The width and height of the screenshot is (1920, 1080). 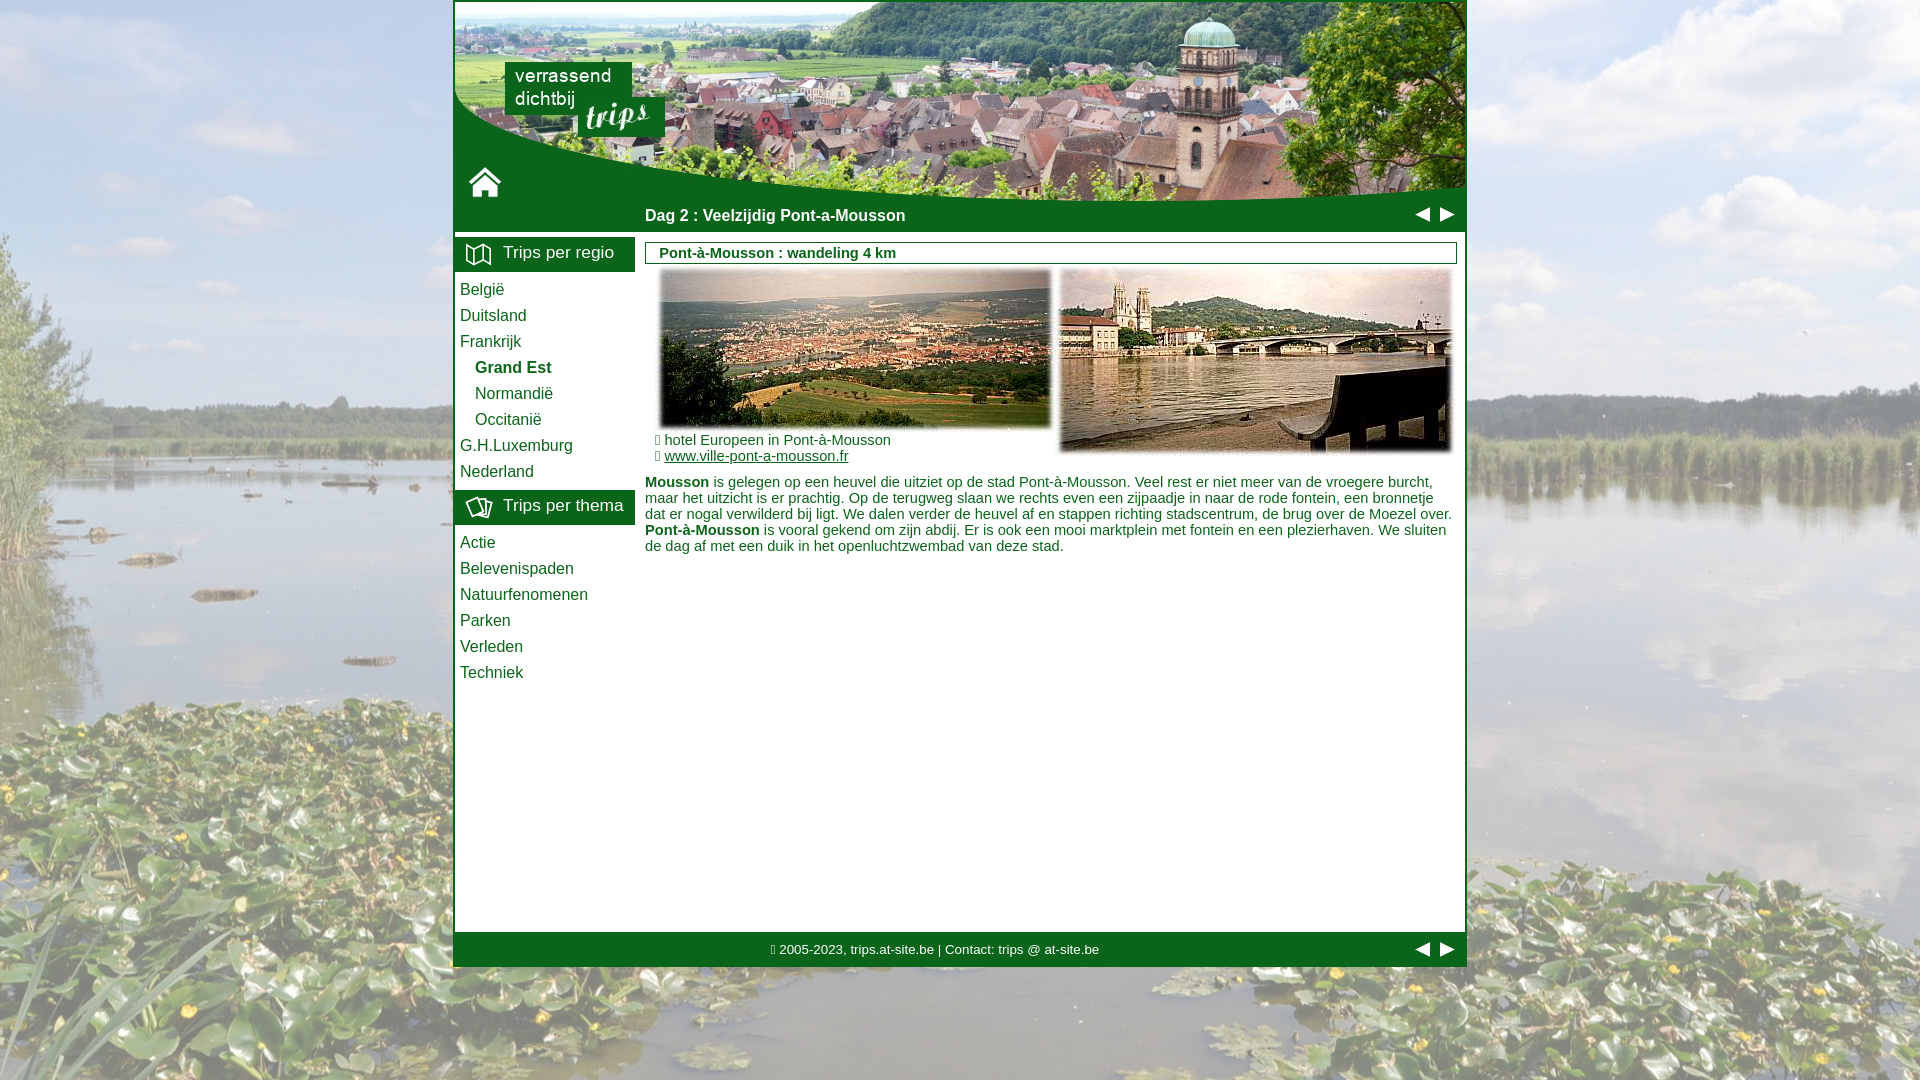 I want to click on 'G.H.Luxemburg', so click(x=545, y=445).